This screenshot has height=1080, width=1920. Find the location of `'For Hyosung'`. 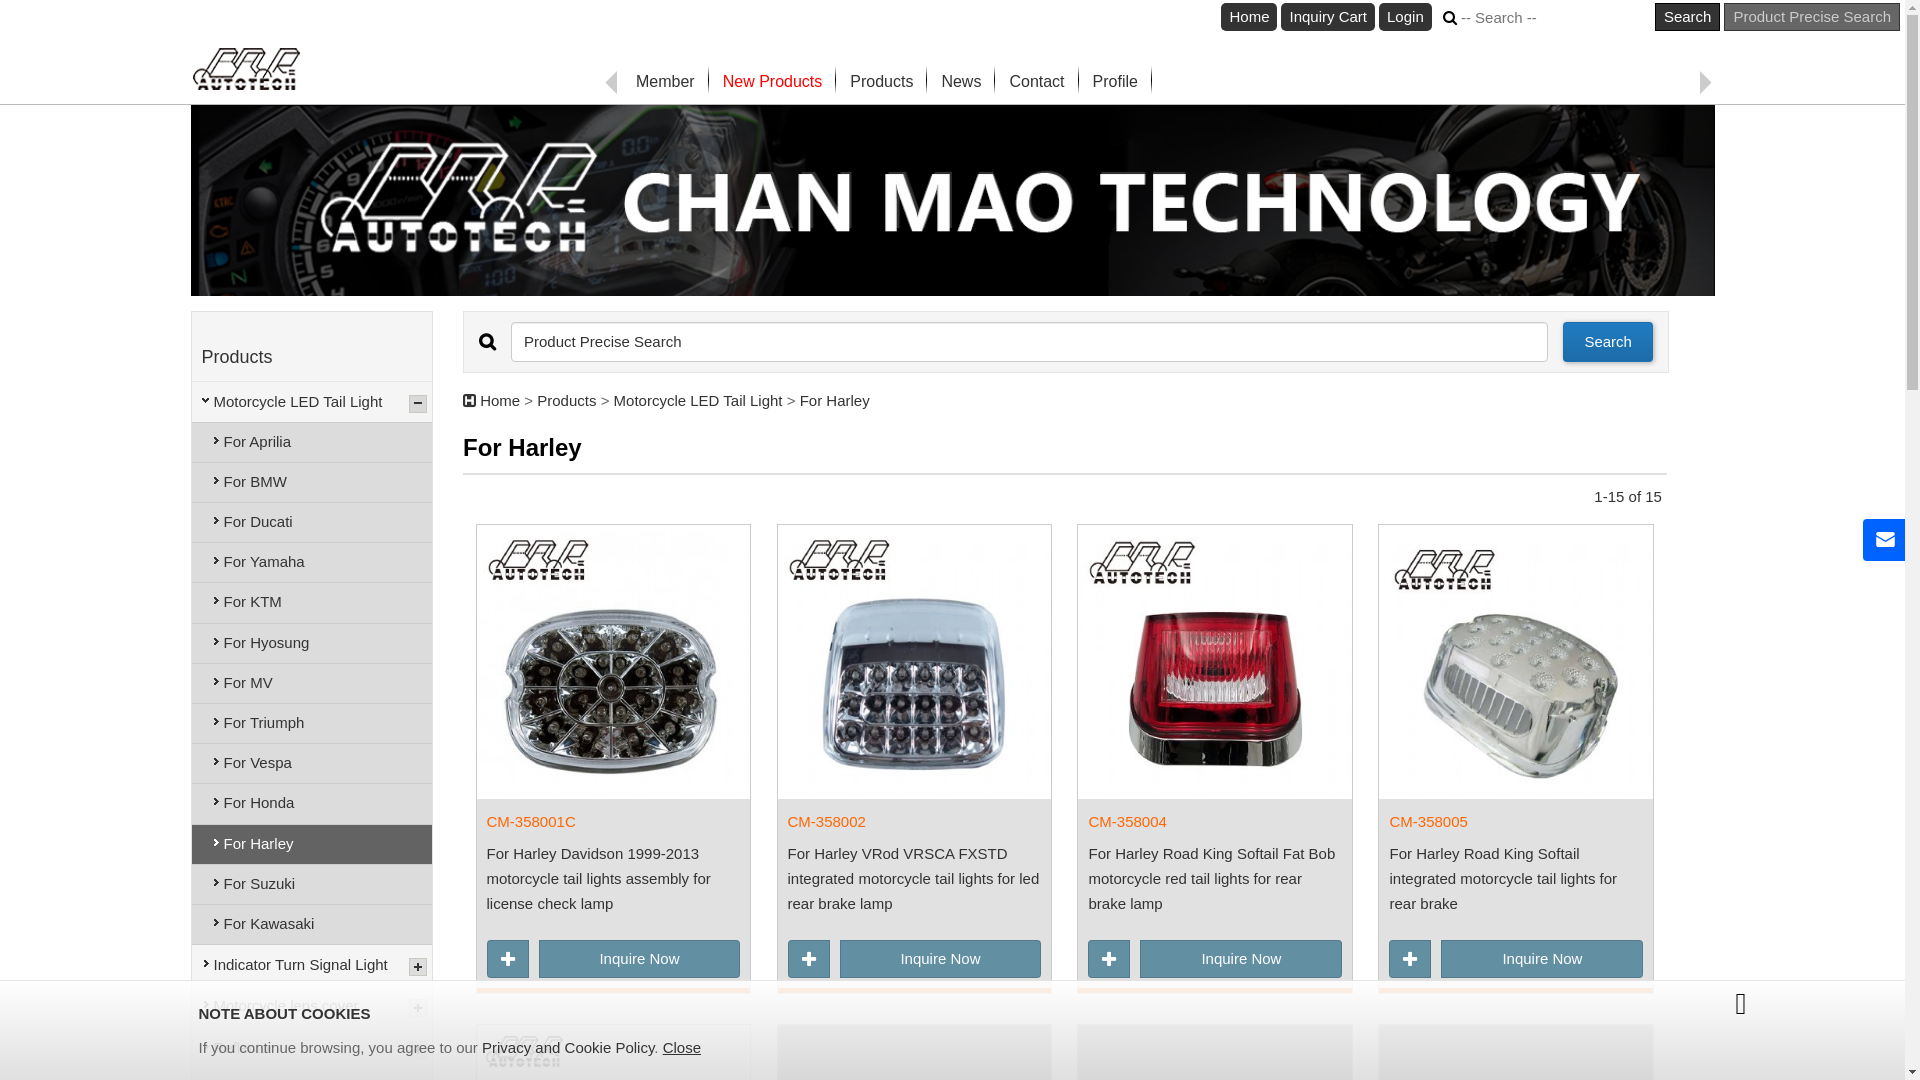

'For Hyosung' is located at coordinates (311, 643).